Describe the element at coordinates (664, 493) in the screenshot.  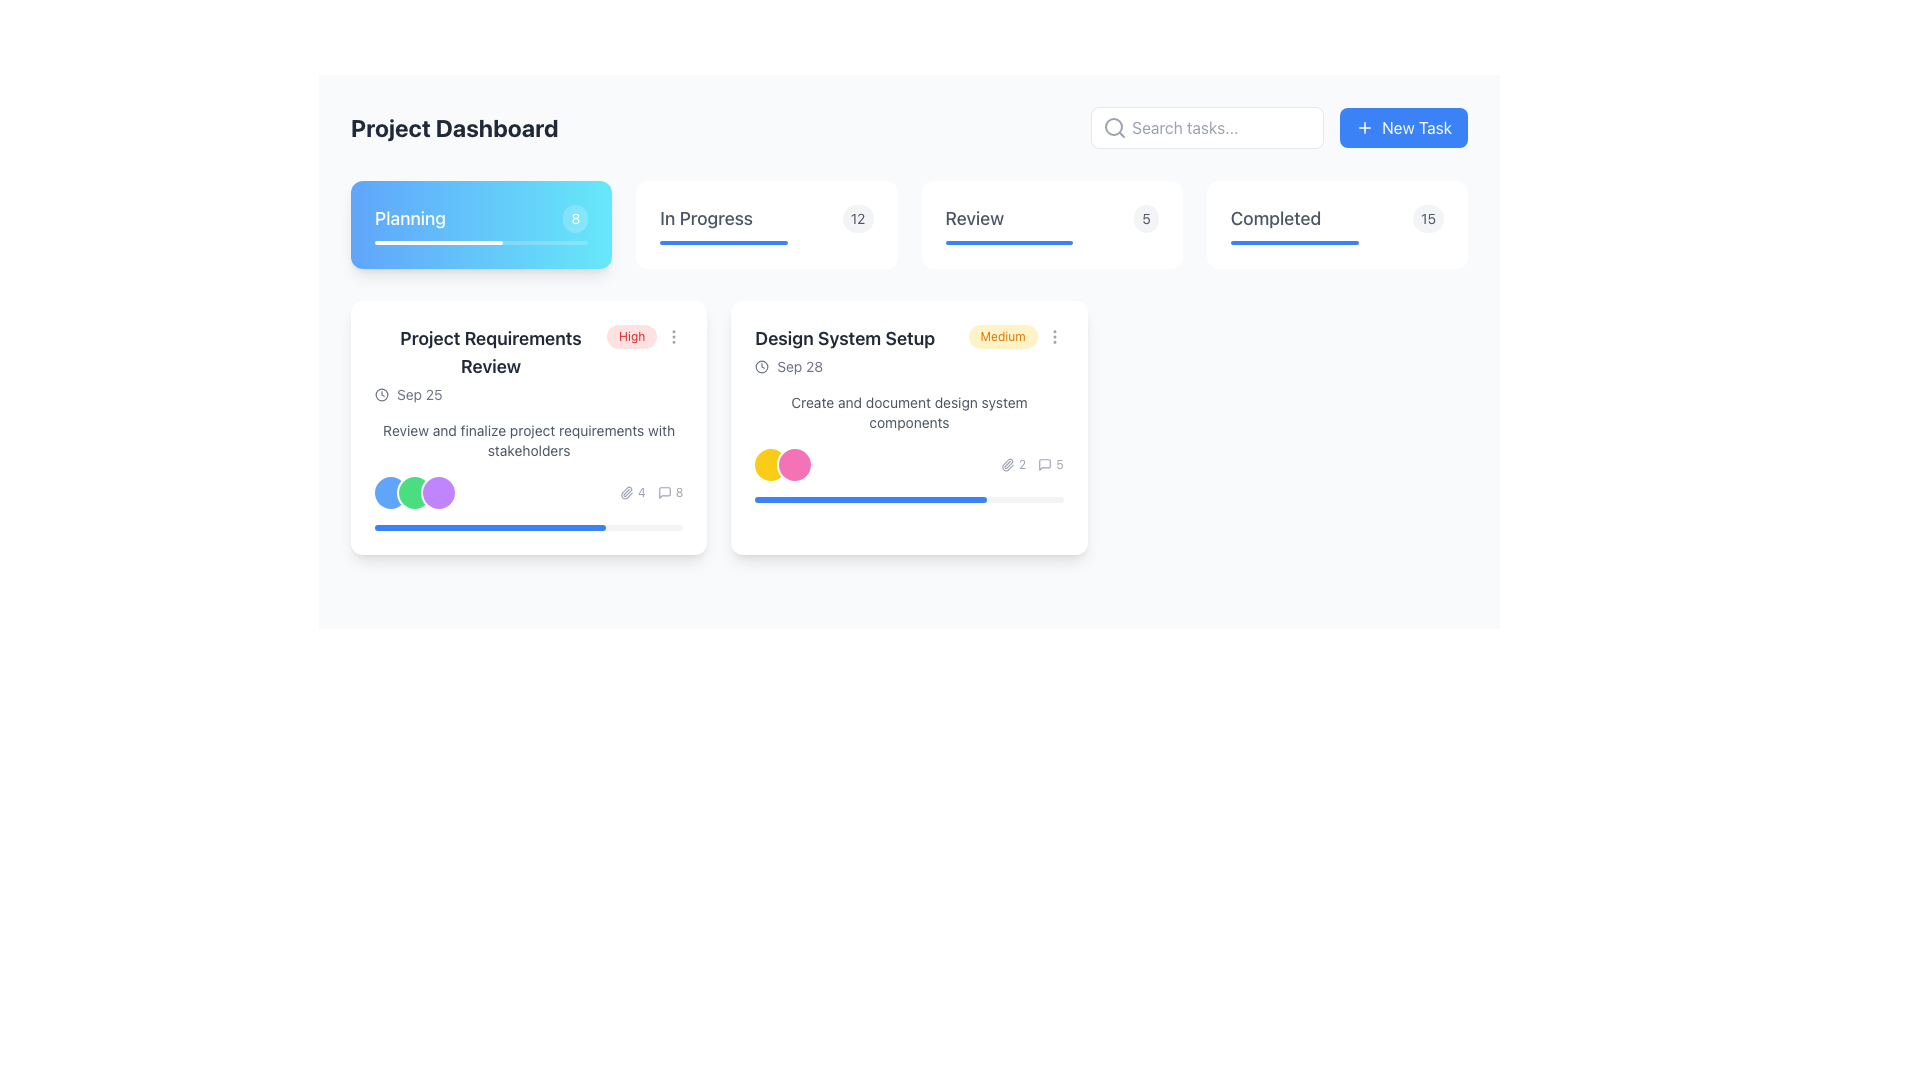
I see `the speech bubble icon located at the bottom-right corner of the 'Project Requirements Review' card, which serves as a button for messaging or commenting` at that location.